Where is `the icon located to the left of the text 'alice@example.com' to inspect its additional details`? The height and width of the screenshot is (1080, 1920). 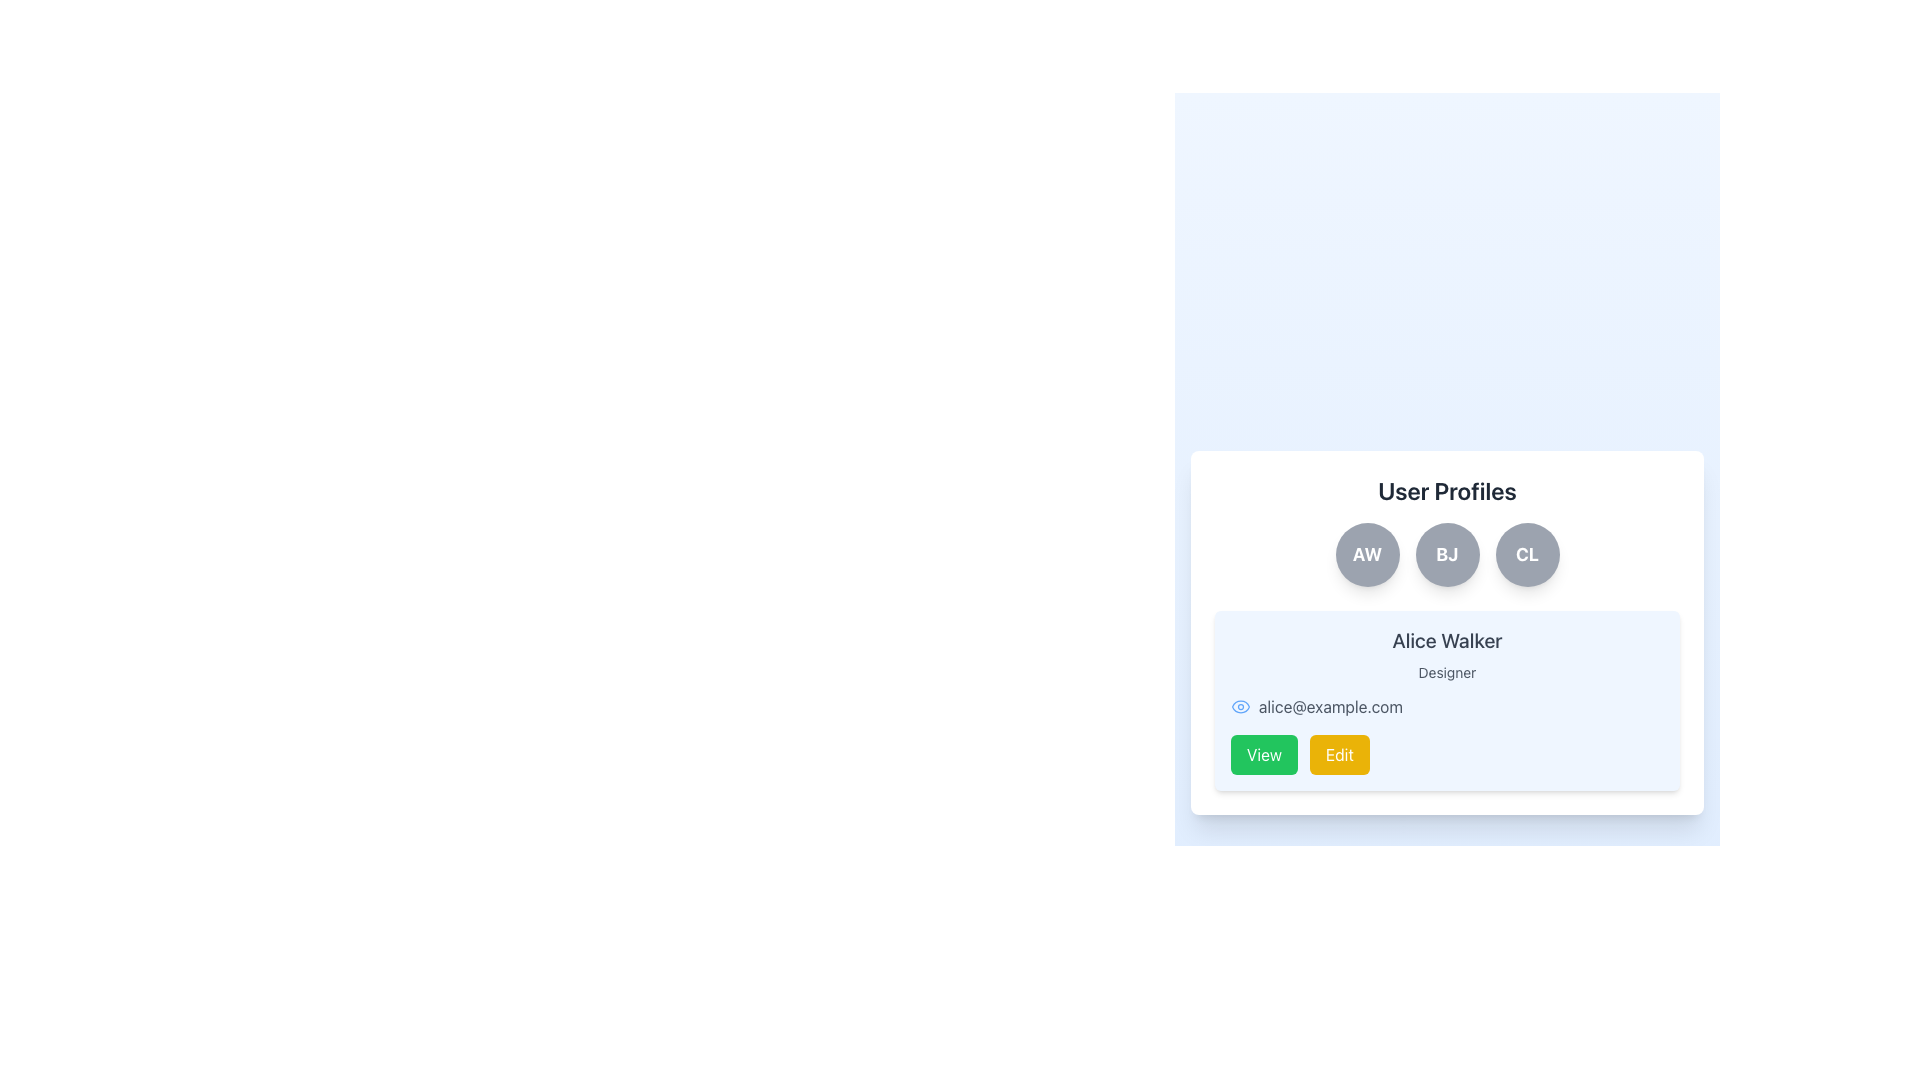 the icon located to the left of the text 'alice@example.com' to inspect its additional details is located at coordinates (1240, 705).